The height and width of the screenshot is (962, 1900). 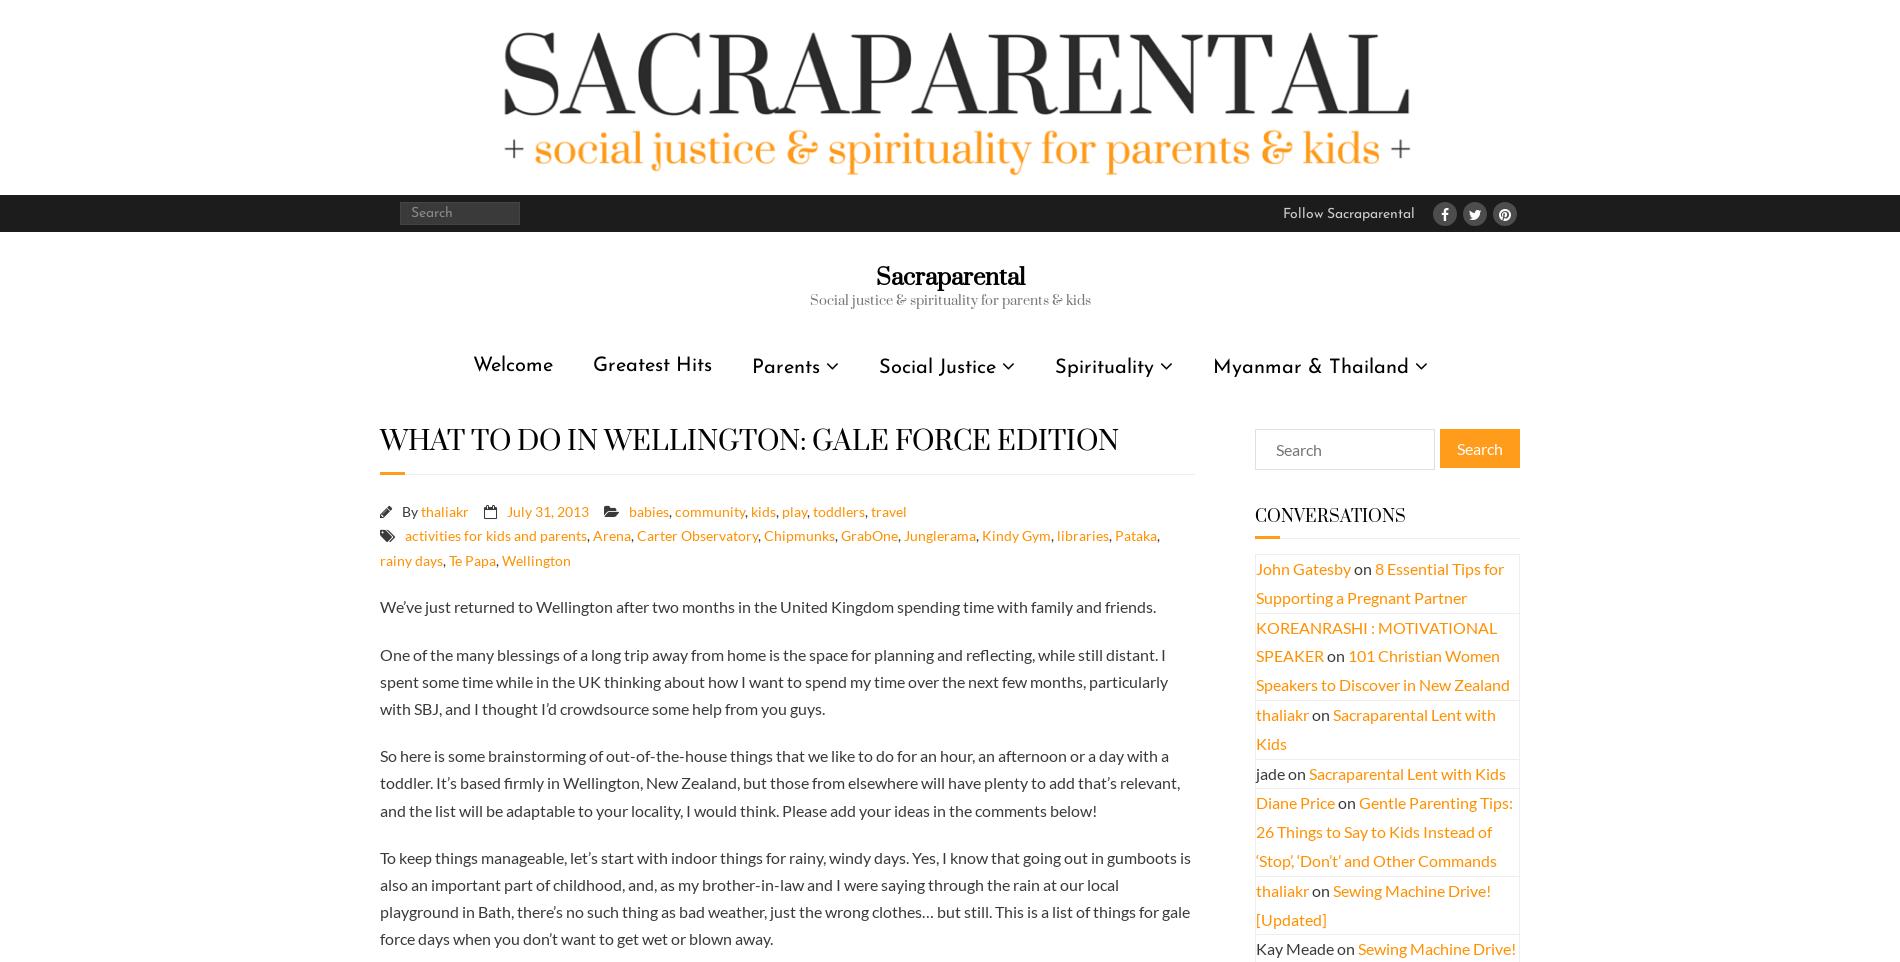 I want to click on 'Conversations', so click(x=1329, y=515).